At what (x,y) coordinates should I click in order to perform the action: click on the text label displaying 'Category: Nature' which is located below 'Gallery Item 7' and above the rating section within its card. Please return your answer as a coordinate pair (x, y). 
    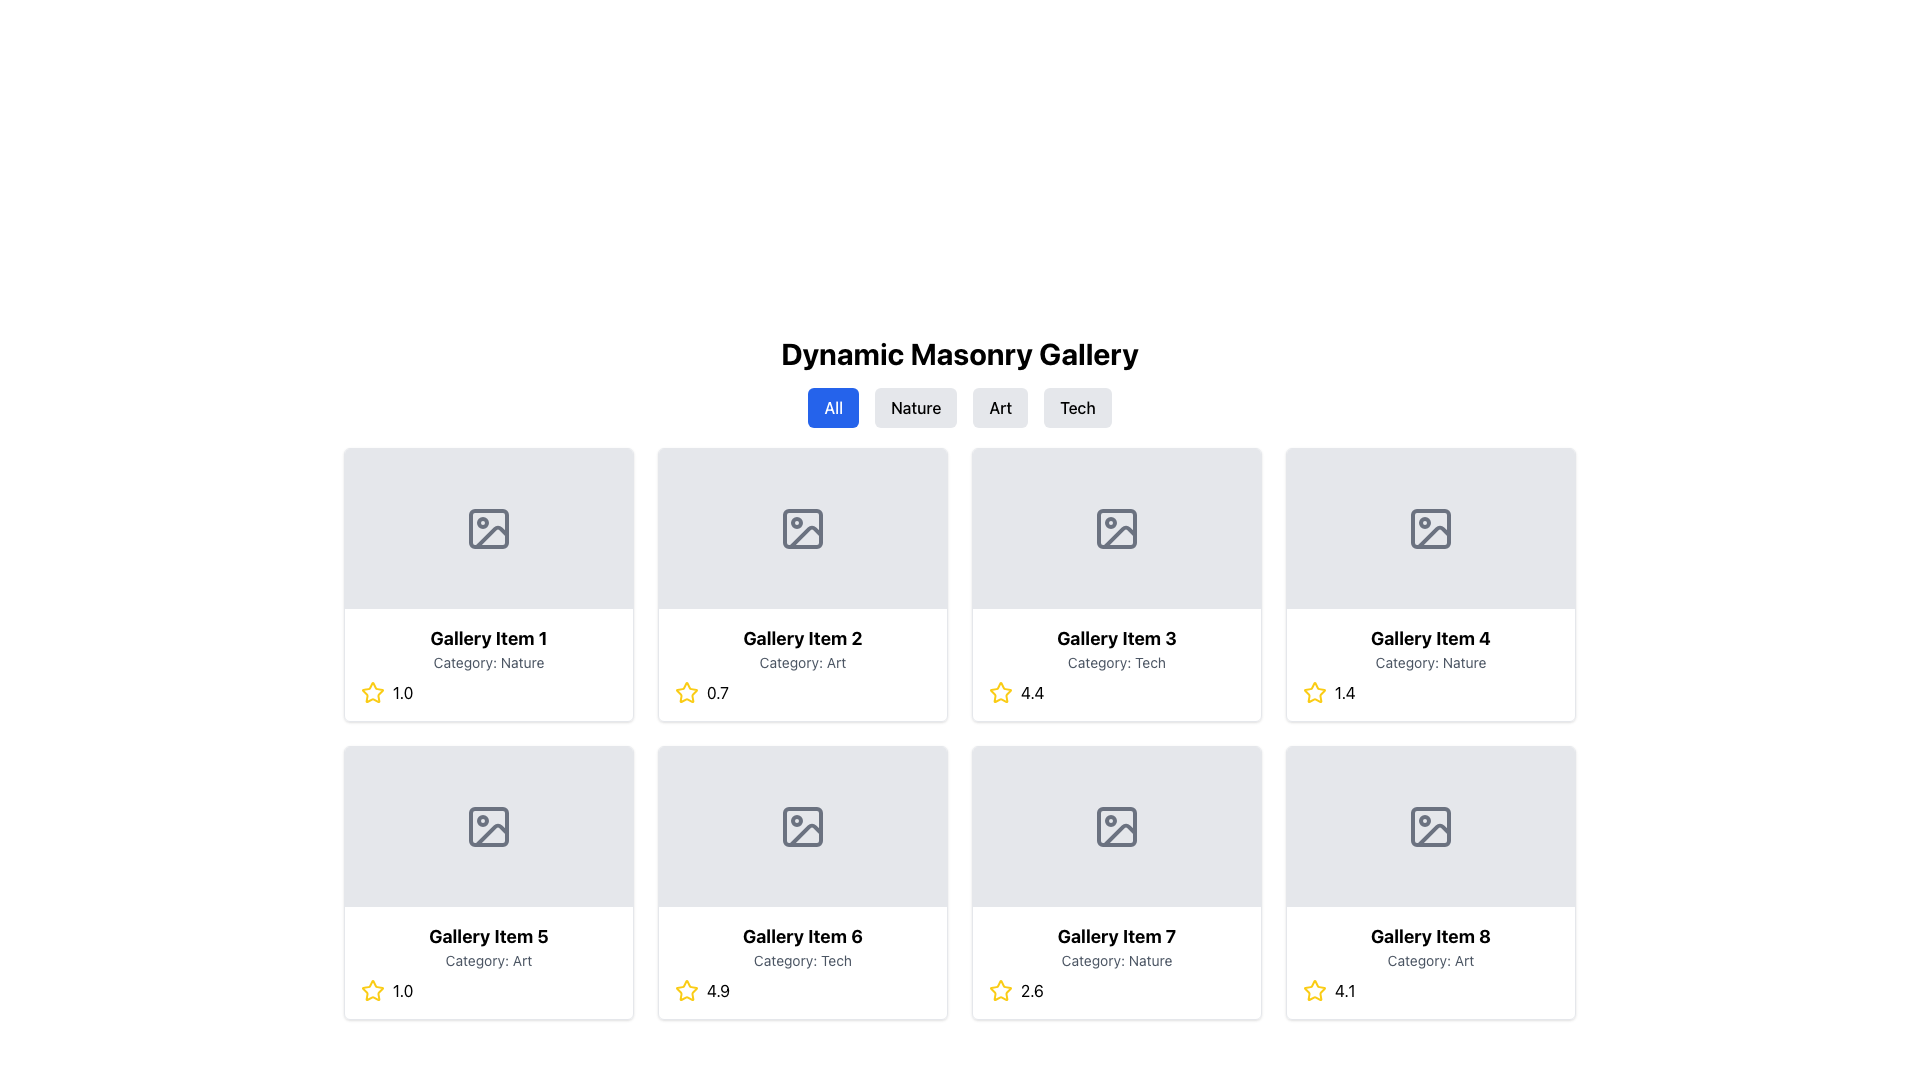
    Looking at the image, I should click on (1116, 959).